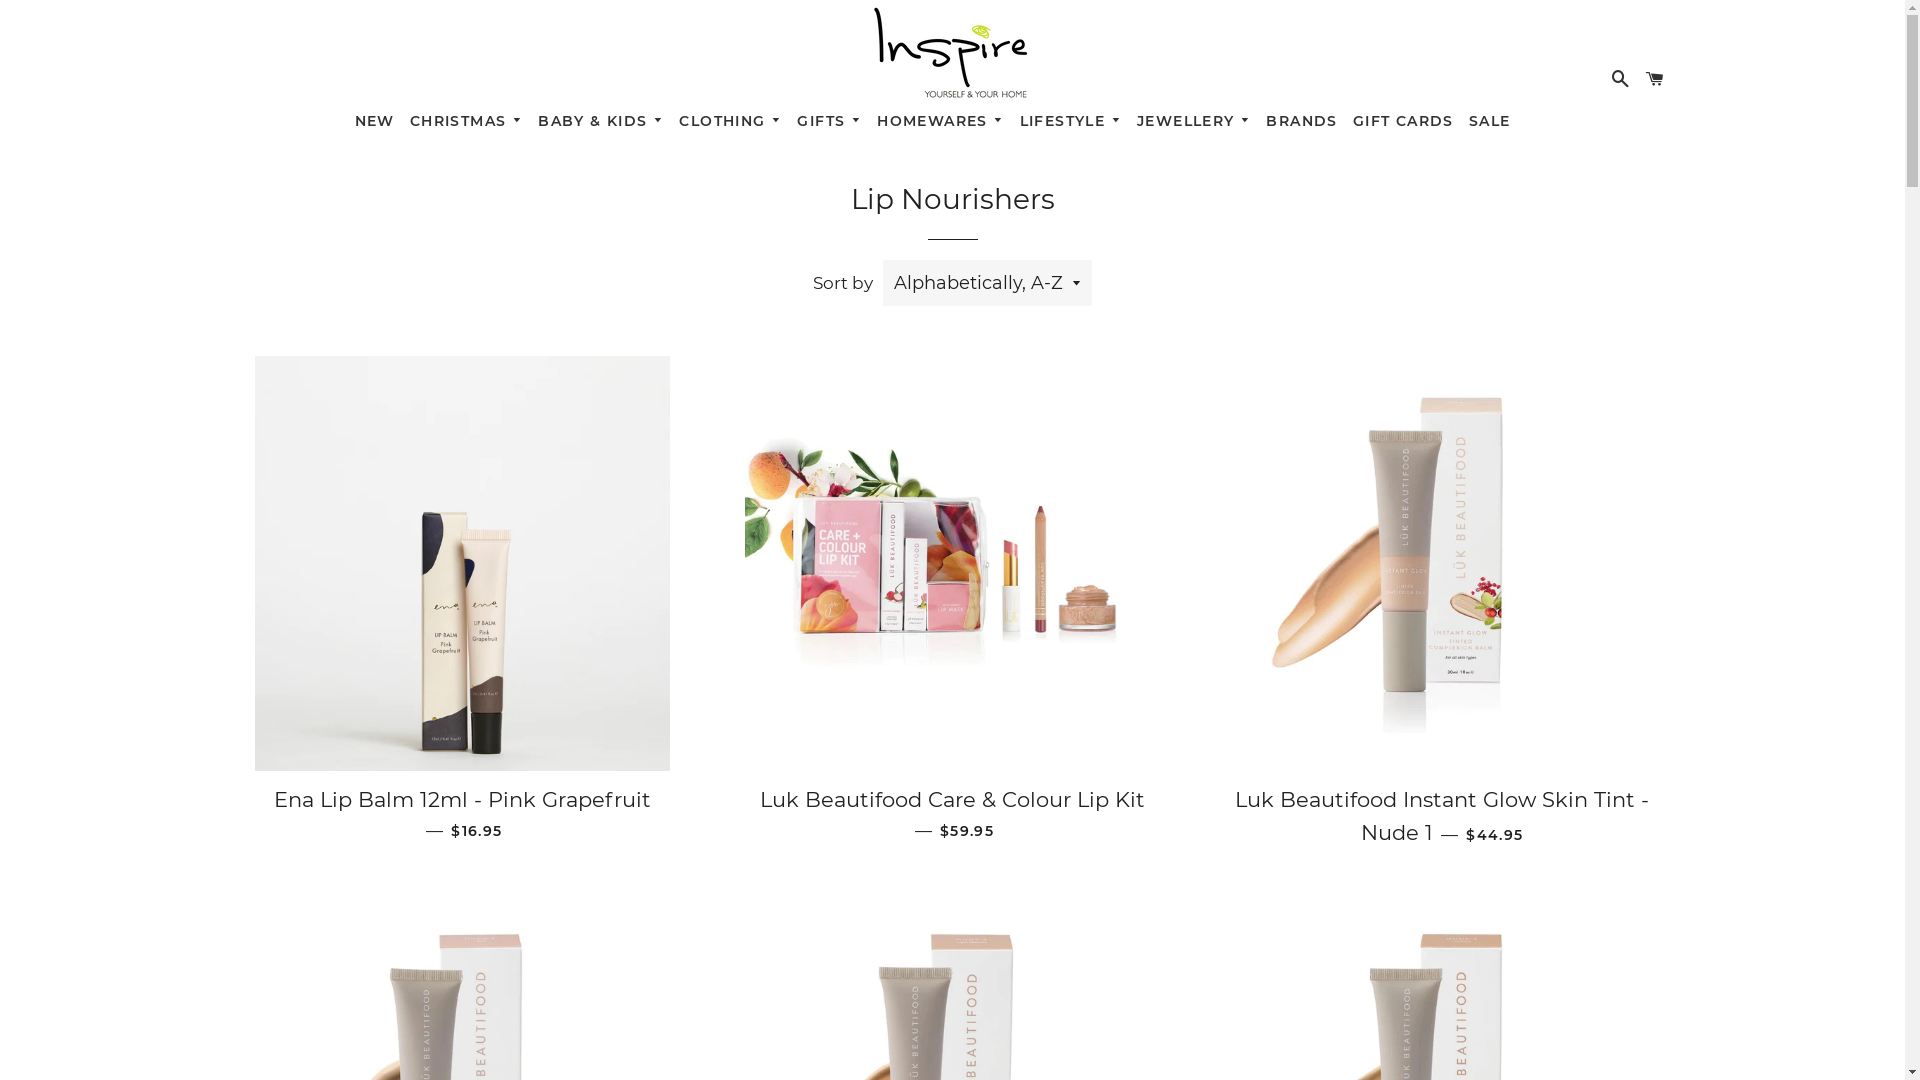 The image size is (1920, 1080). Describe the element at coordinates (1069, 117) in the screenshot. I see `'LIFESTYLE'` at that location.